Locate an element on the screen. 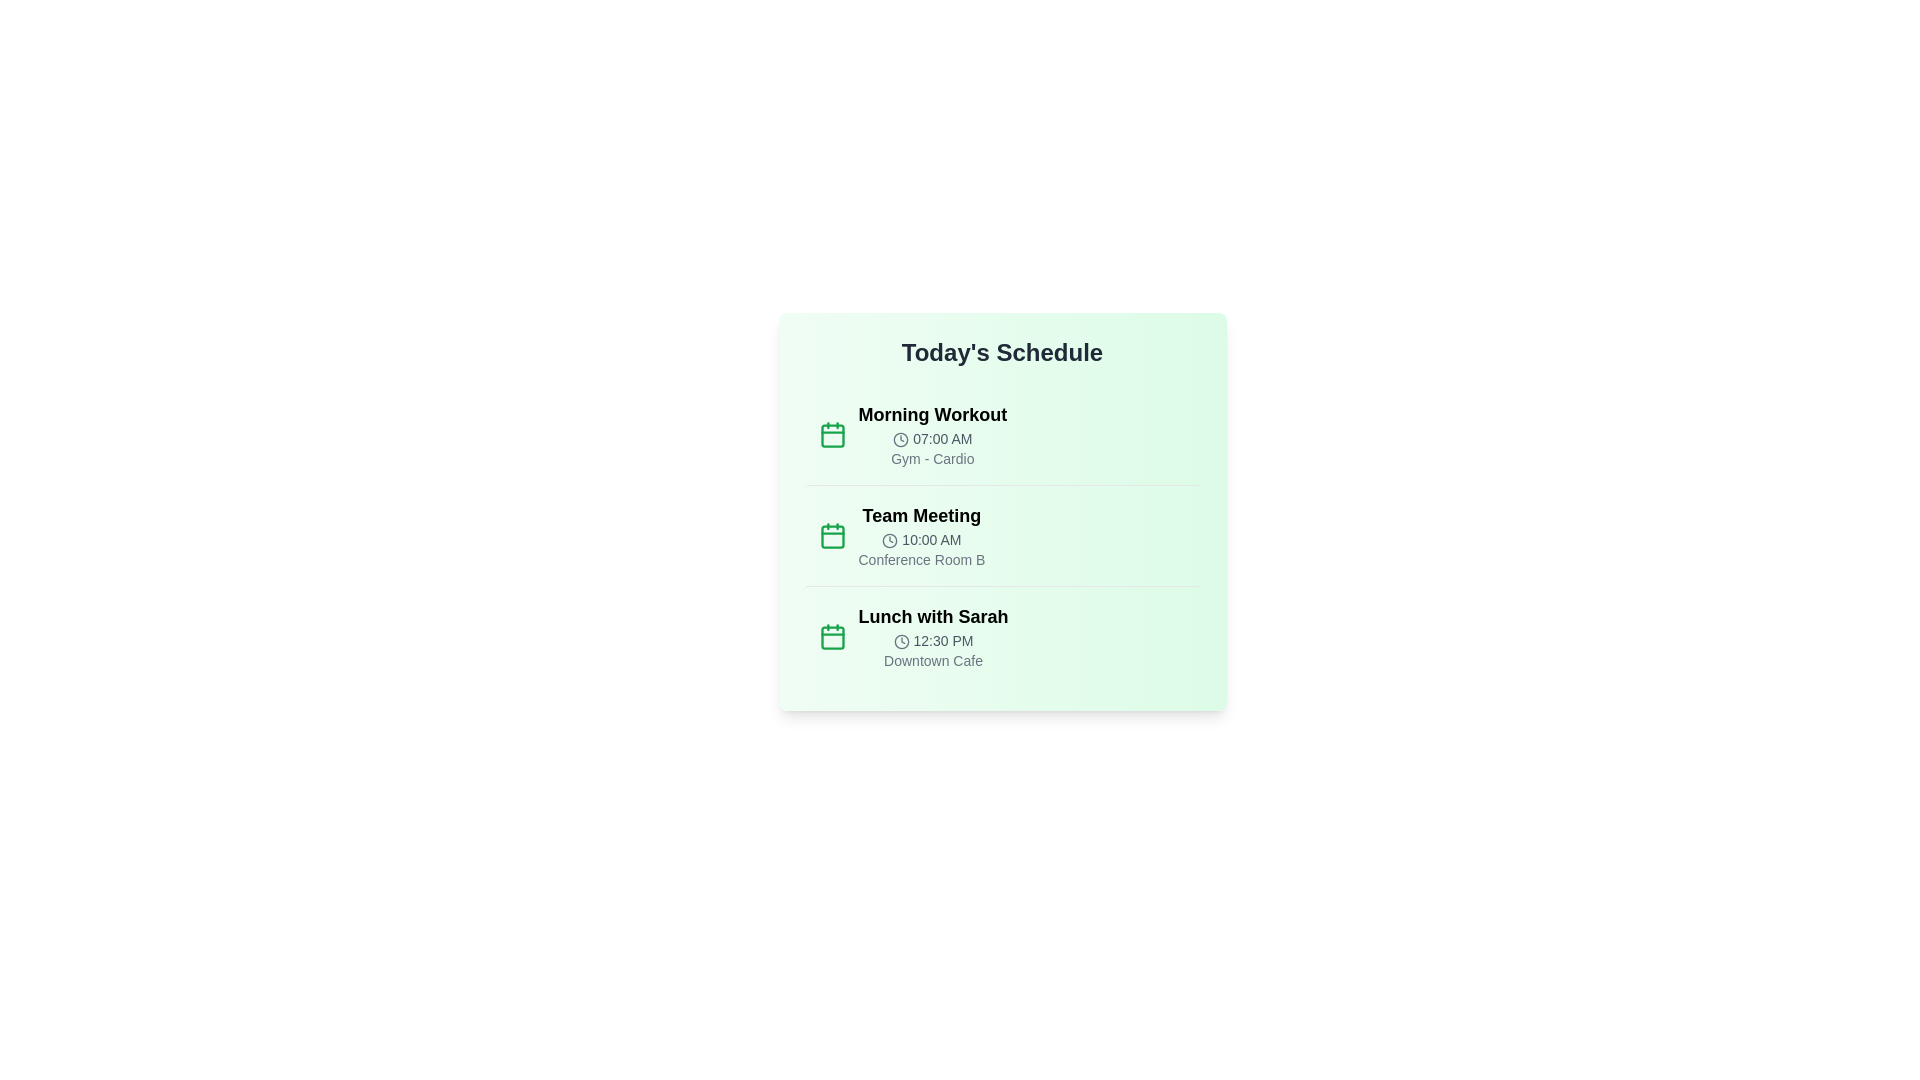 The width and height of the screenshot is (1920, 1080). the event item for Lunch with Sarah is located at coordinates (1002, 636).